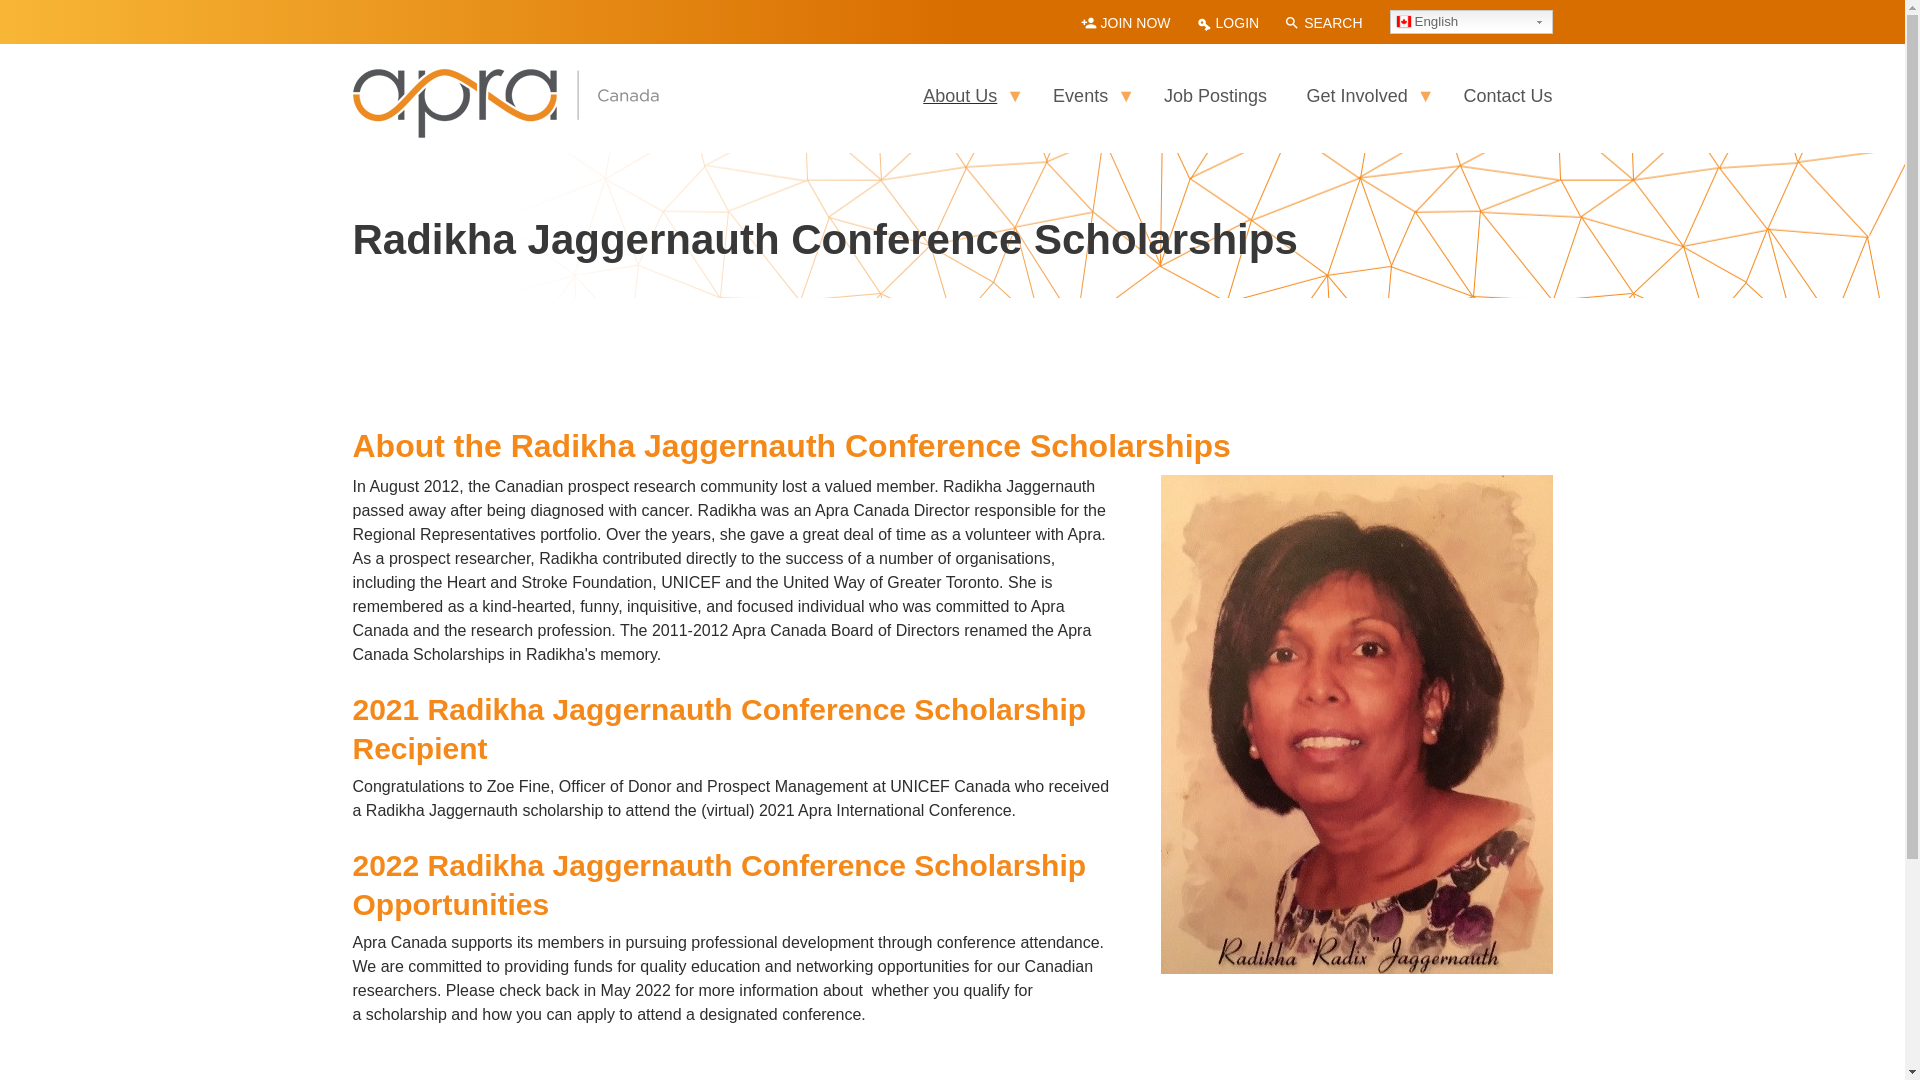  What do you see at coordinates (1227, 23) in the screenshot?
I see `'LOGIN'` at bounding box center [1227, 23].